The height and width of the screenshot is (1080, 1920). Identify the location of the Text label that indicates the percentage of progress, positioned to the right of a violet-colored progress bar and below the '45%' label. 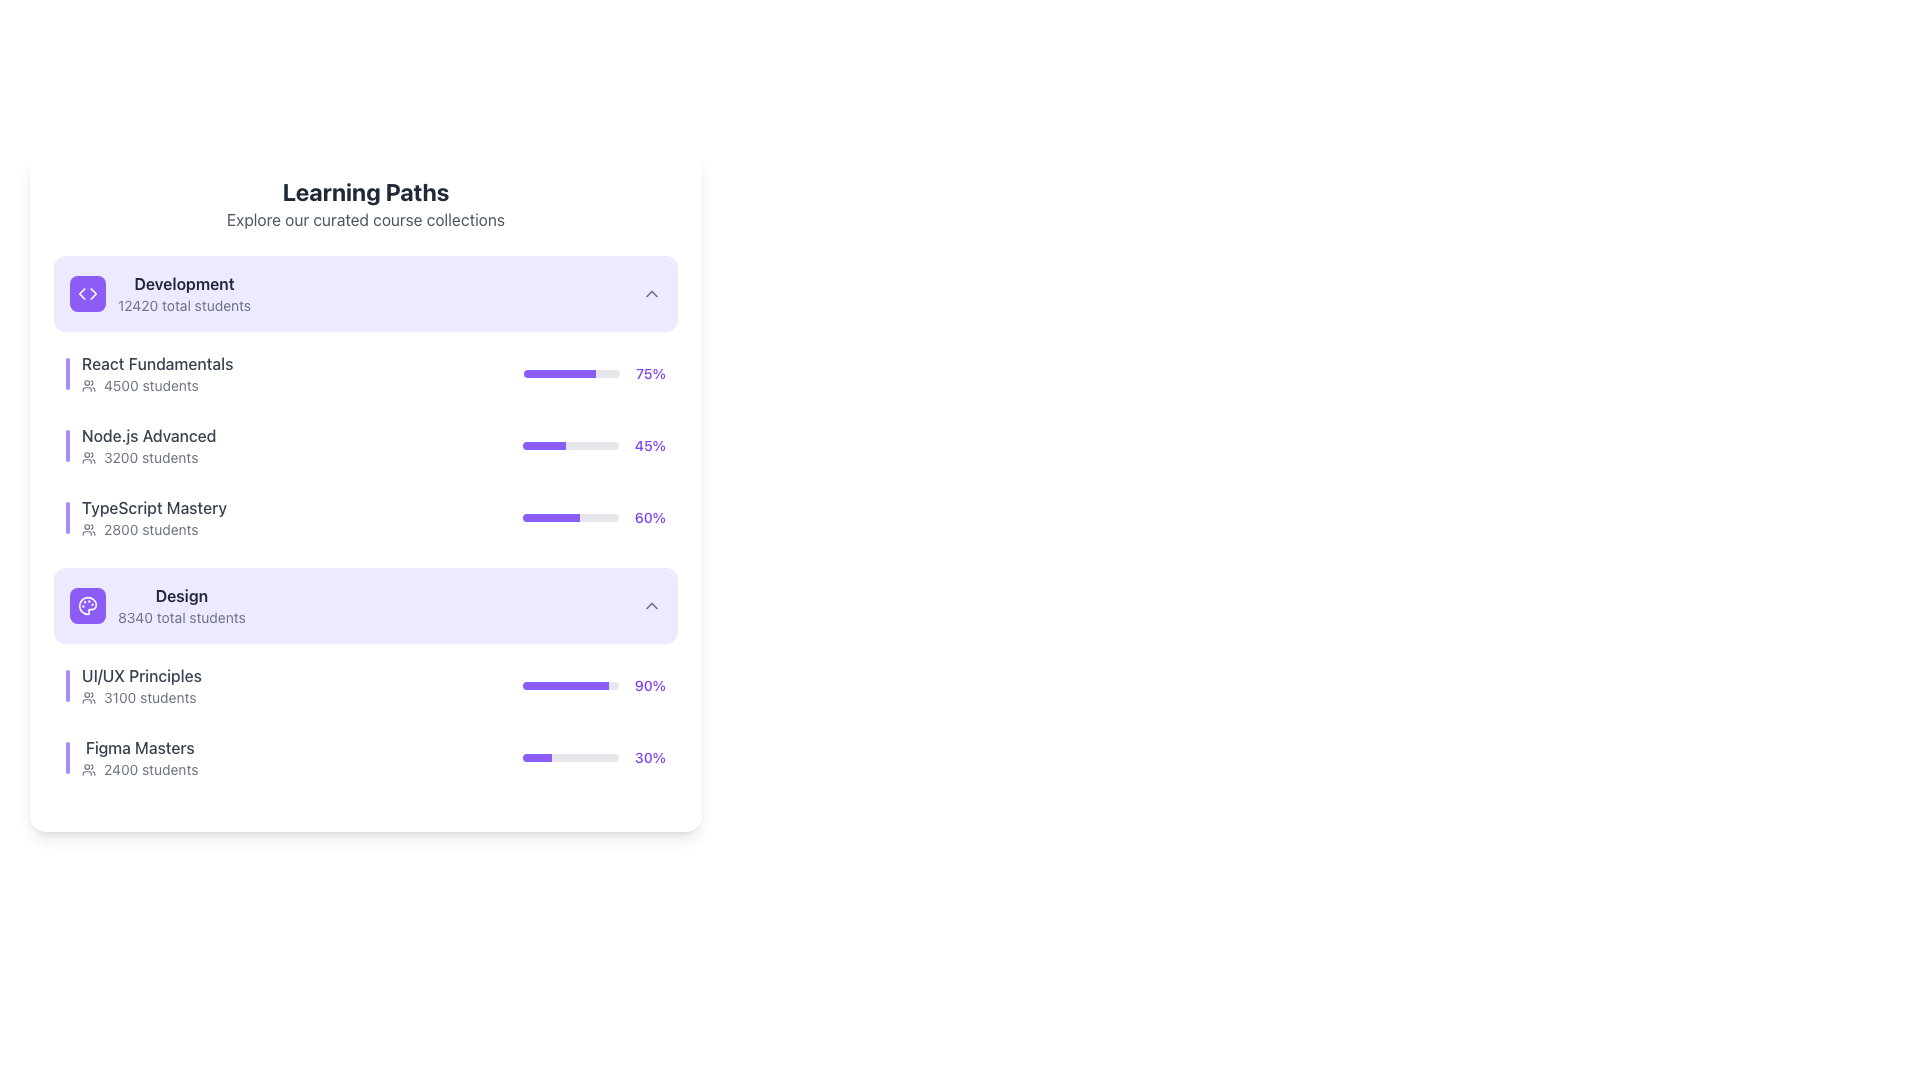
(650, 516).